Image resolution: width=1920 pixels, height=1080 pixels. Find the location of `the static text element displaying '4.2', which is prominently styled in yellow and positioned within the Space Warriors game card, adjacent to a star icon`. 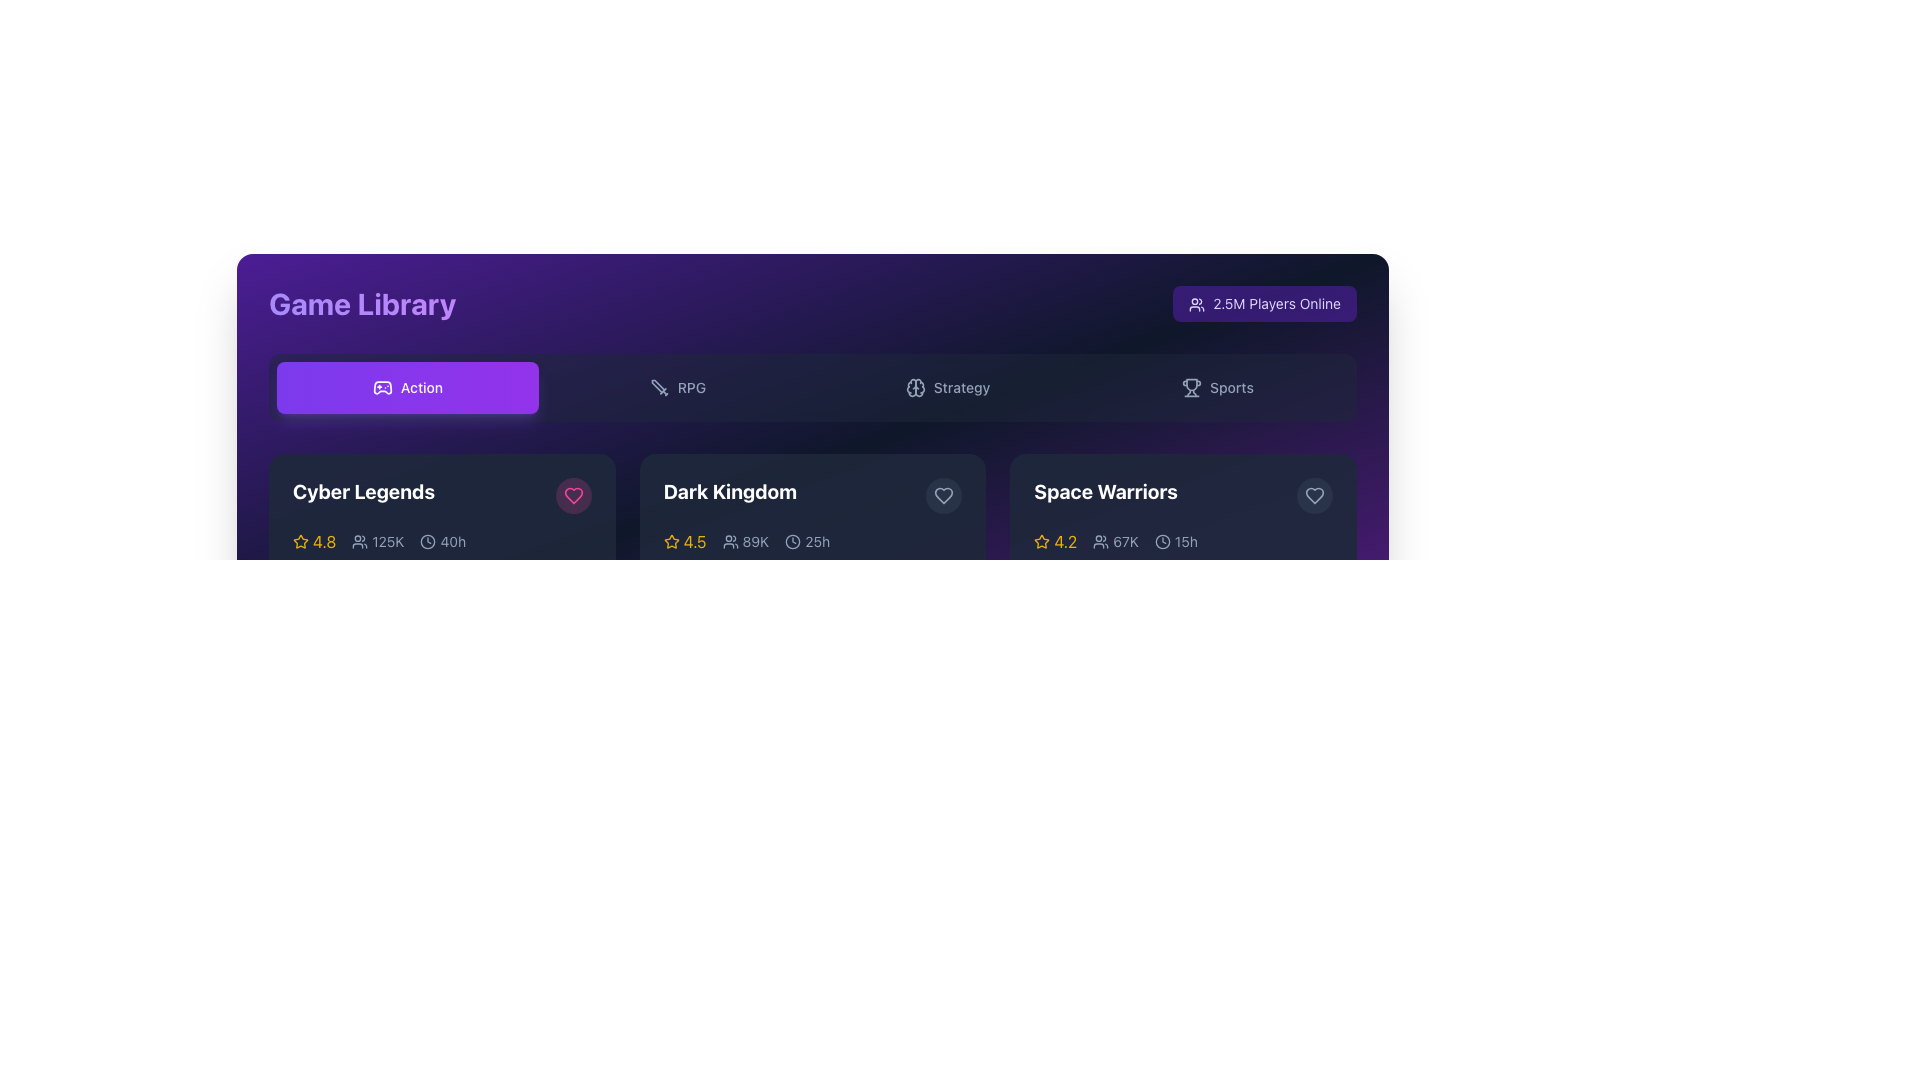

the static text element displaying '4.2', which is prominently styled in yellow and positioned within the Space Warriors game card, adjacent to a star icon is located at coordinates (1064, 542).